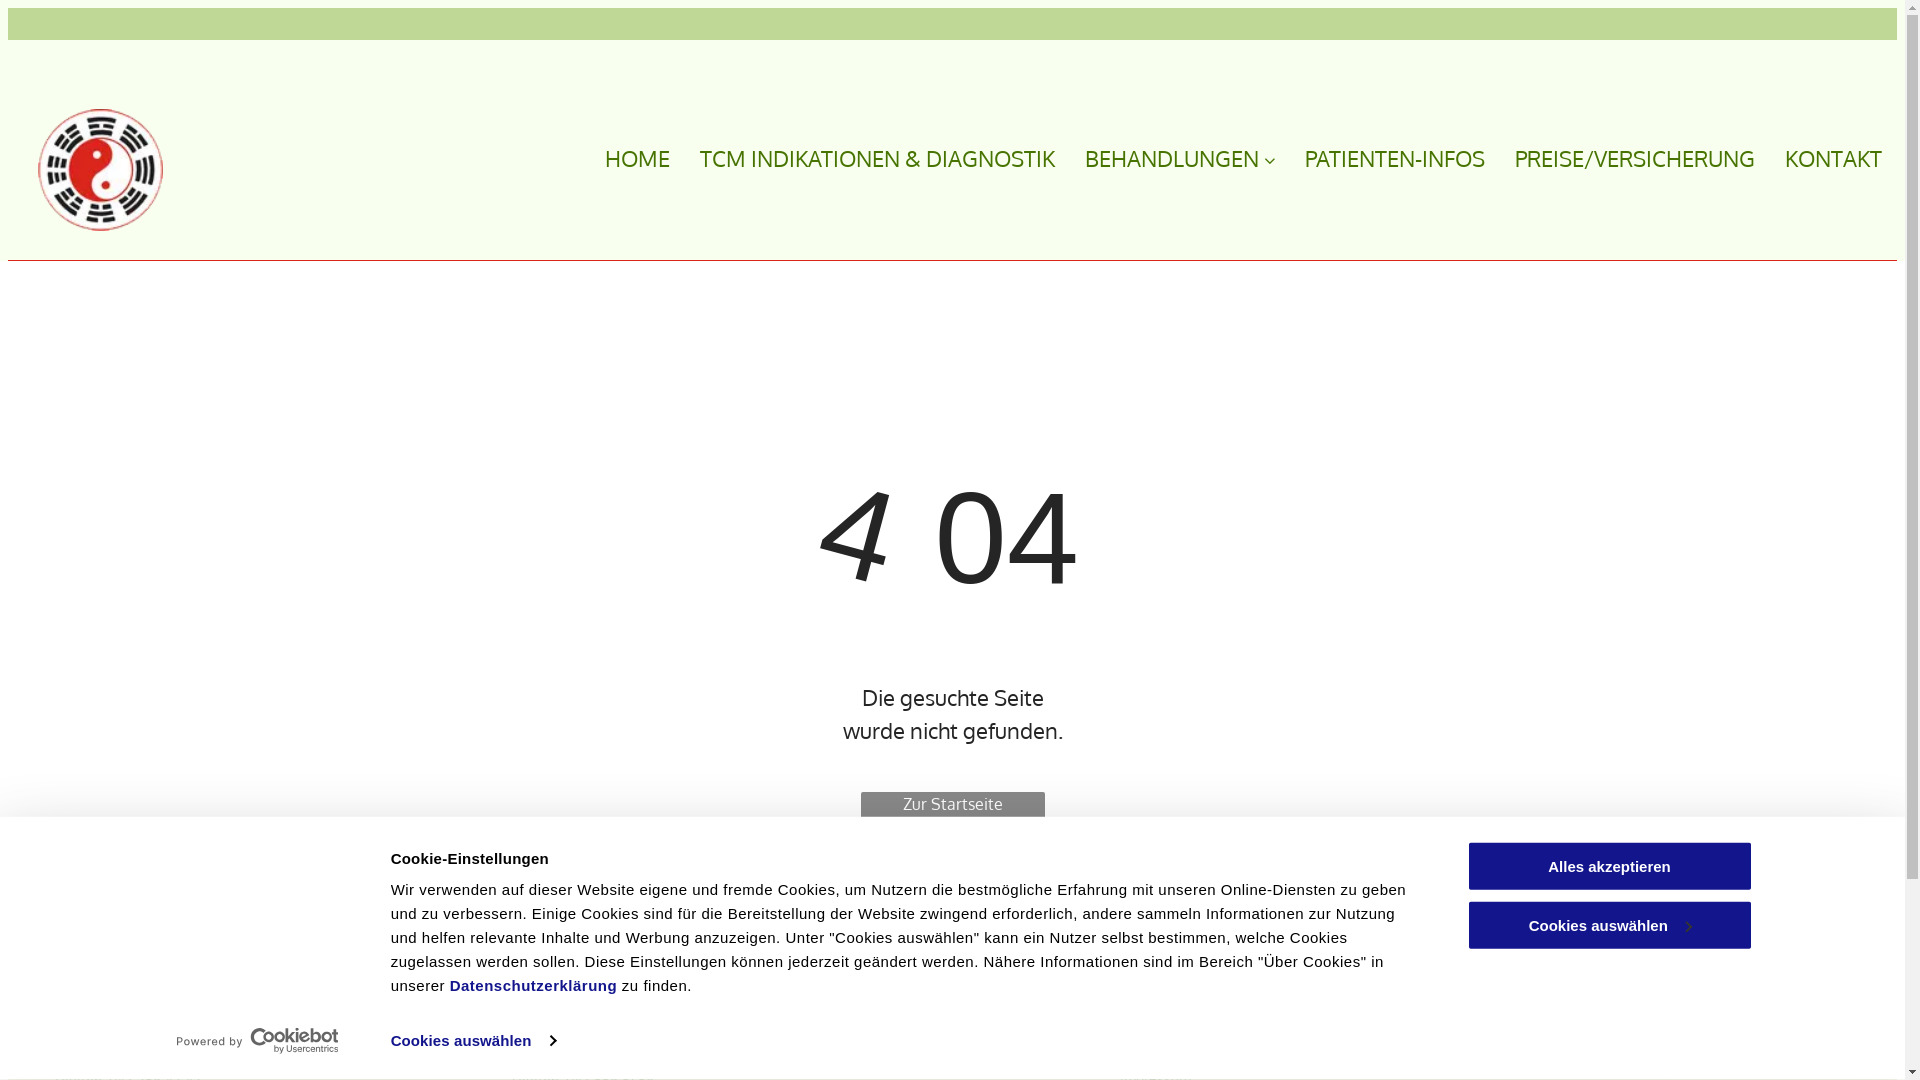 This screenshot has height=1080, width=1920. I want to click on 'Alles akzeptieren', so click(1608, 865).